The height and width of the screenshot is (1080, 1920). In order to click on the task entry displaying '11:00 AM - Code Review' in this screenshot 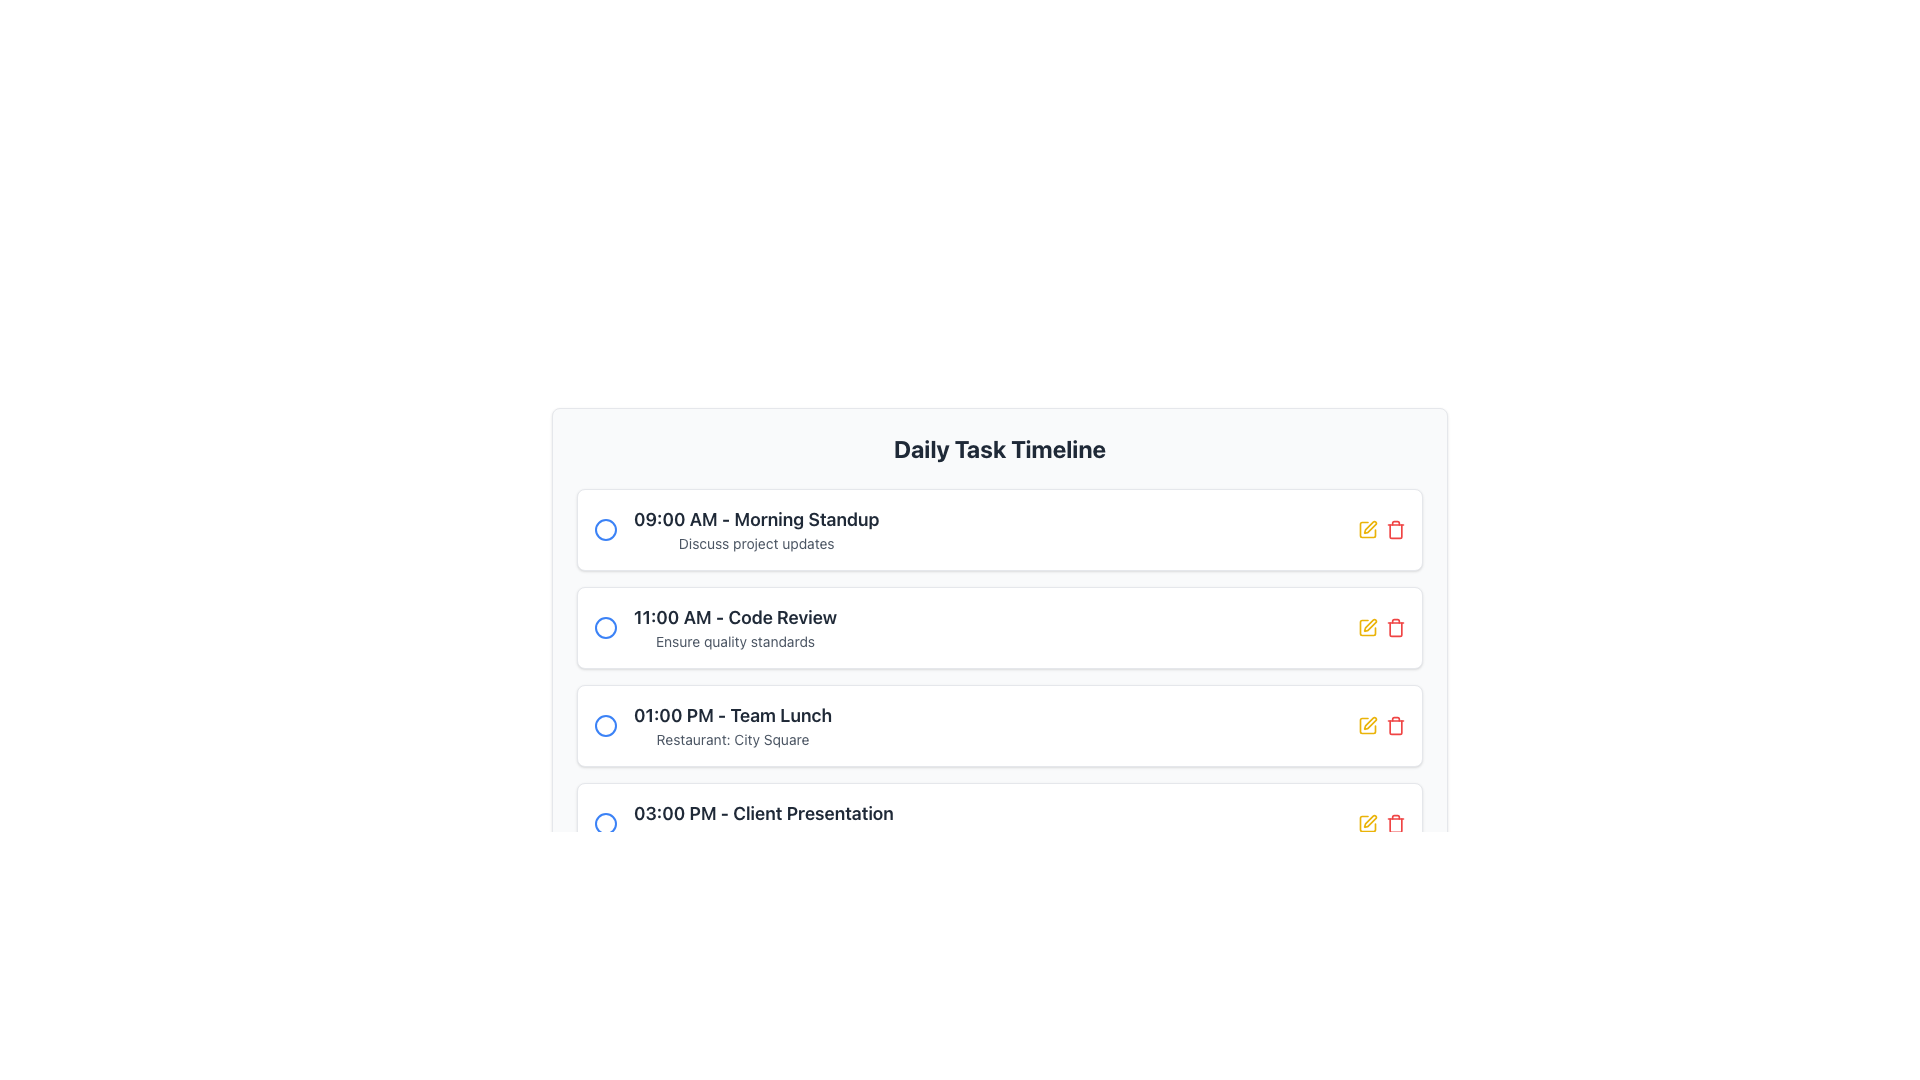, I will do `click(734, 627)`.